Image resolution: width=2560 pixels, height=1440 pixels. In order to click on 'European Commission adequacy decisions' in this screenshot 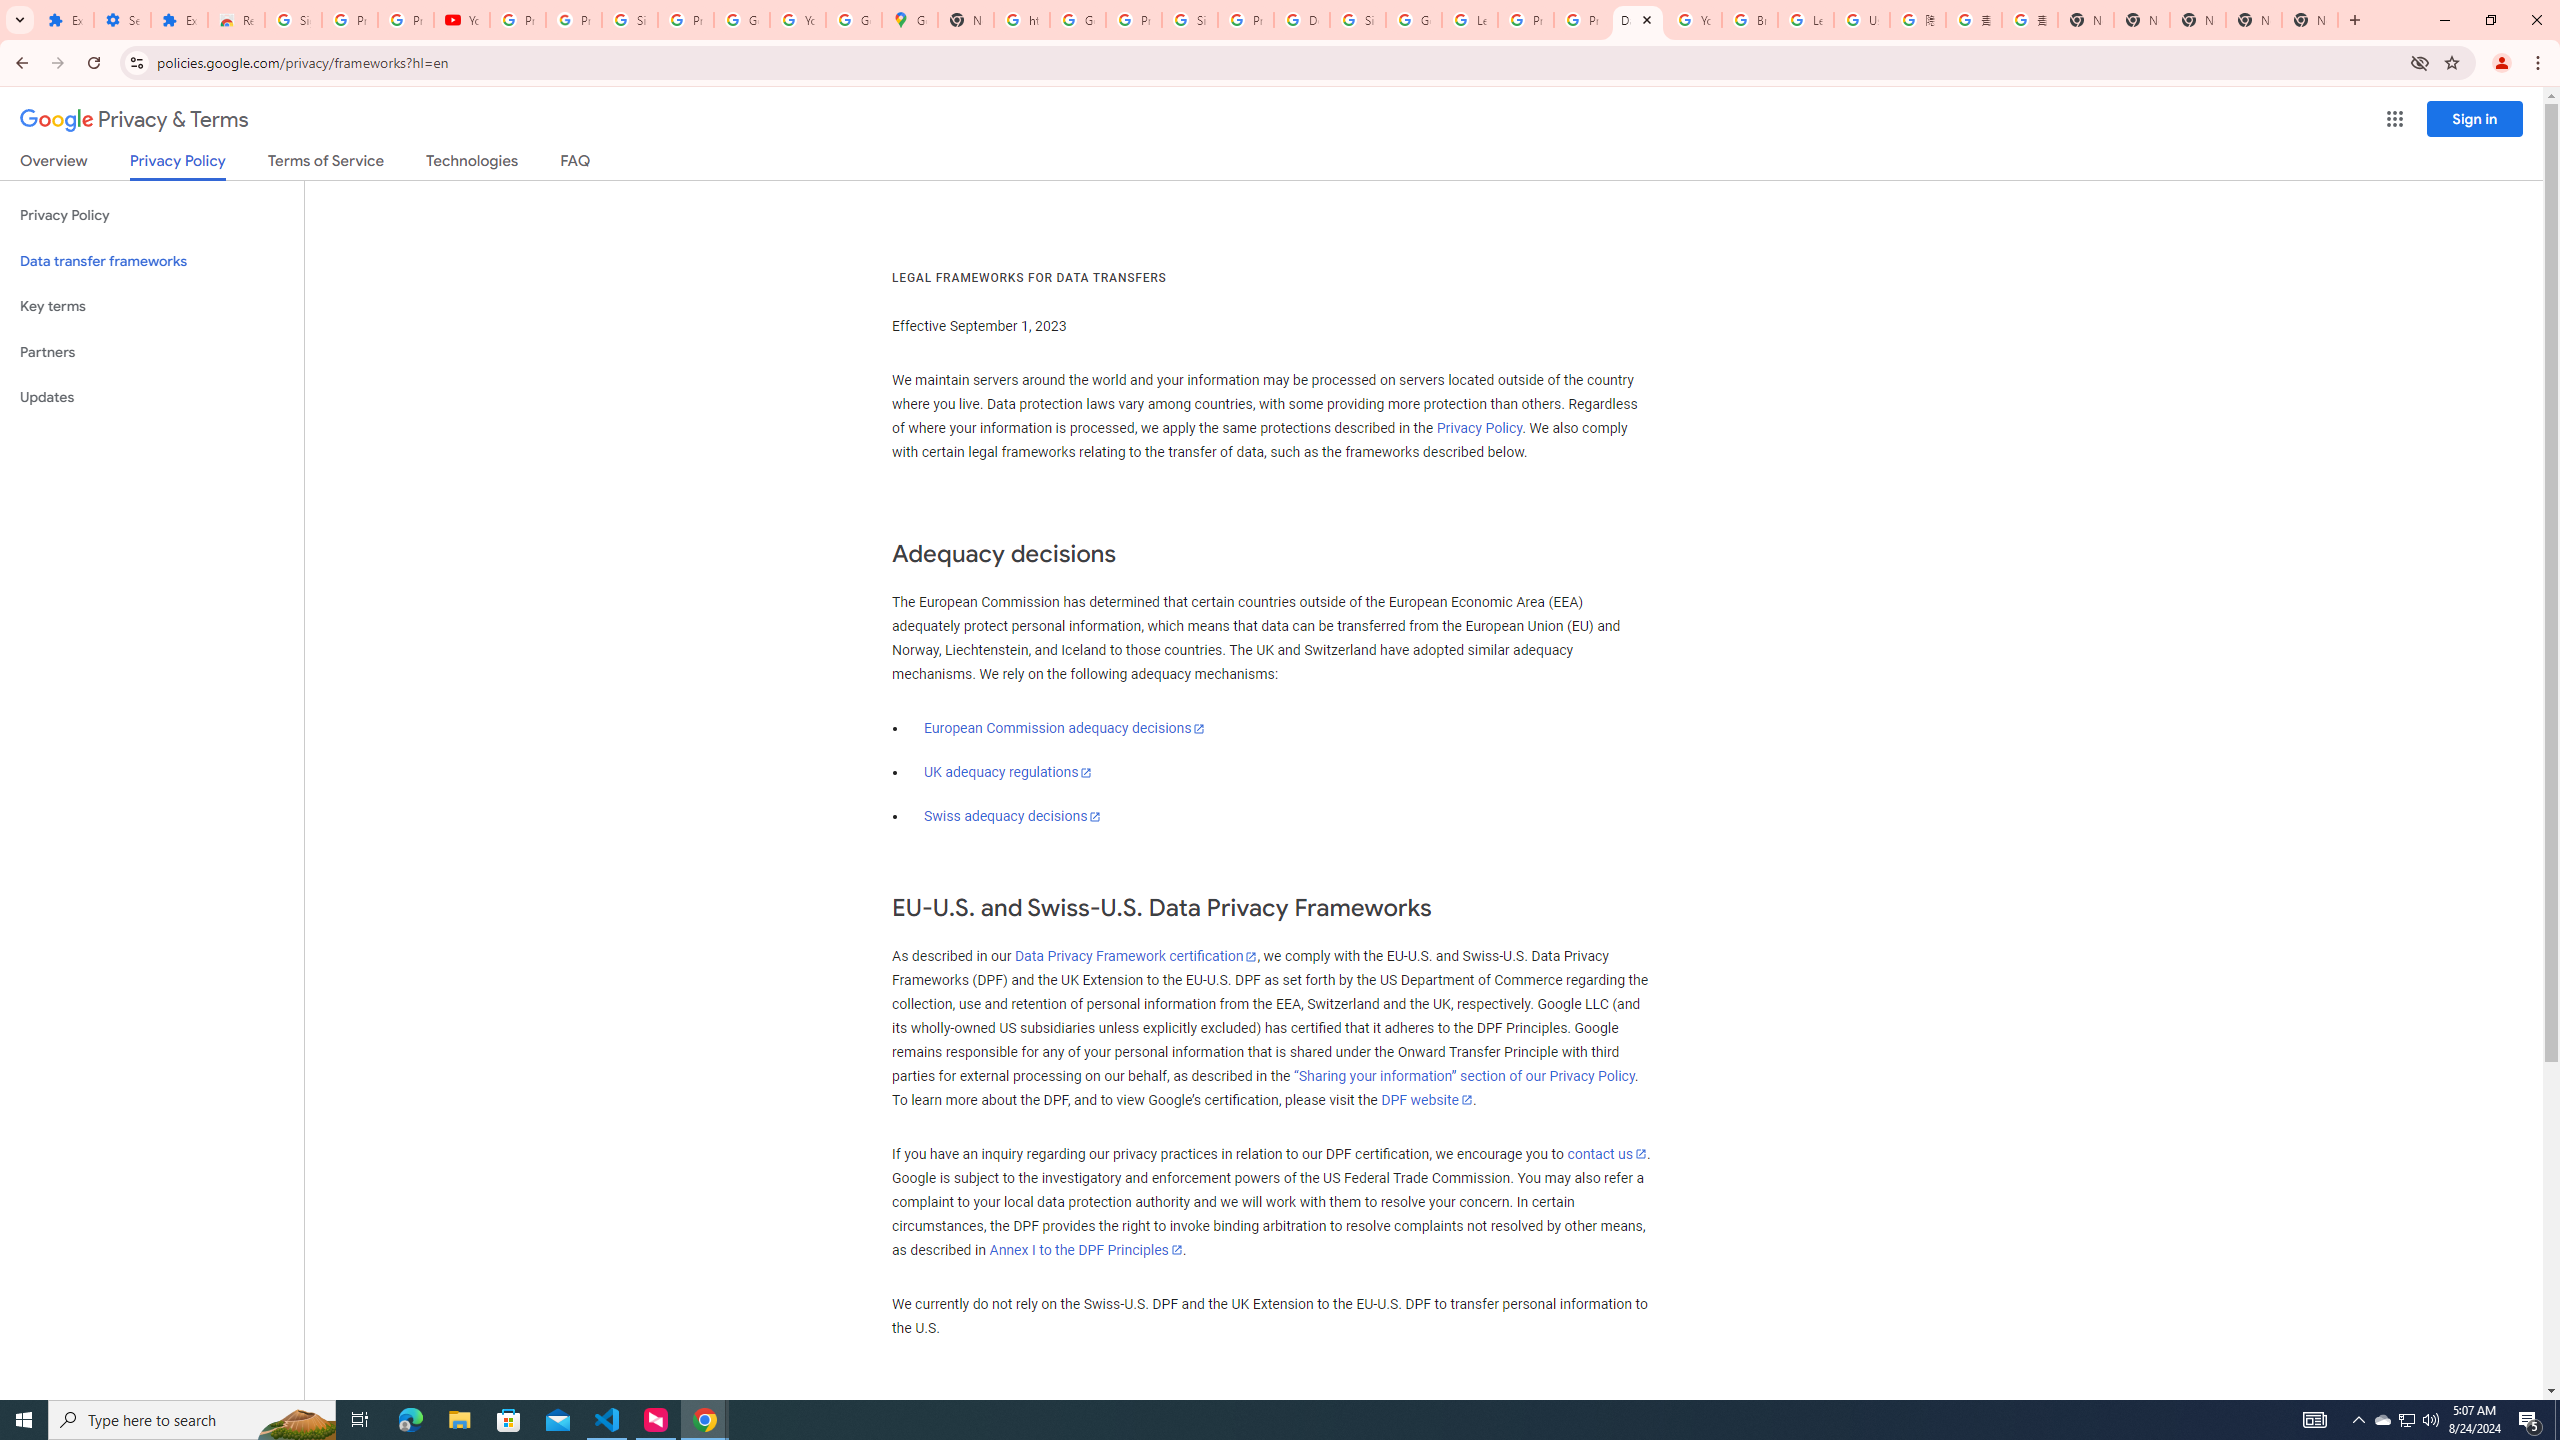, I will do `click(1063, 727)`.